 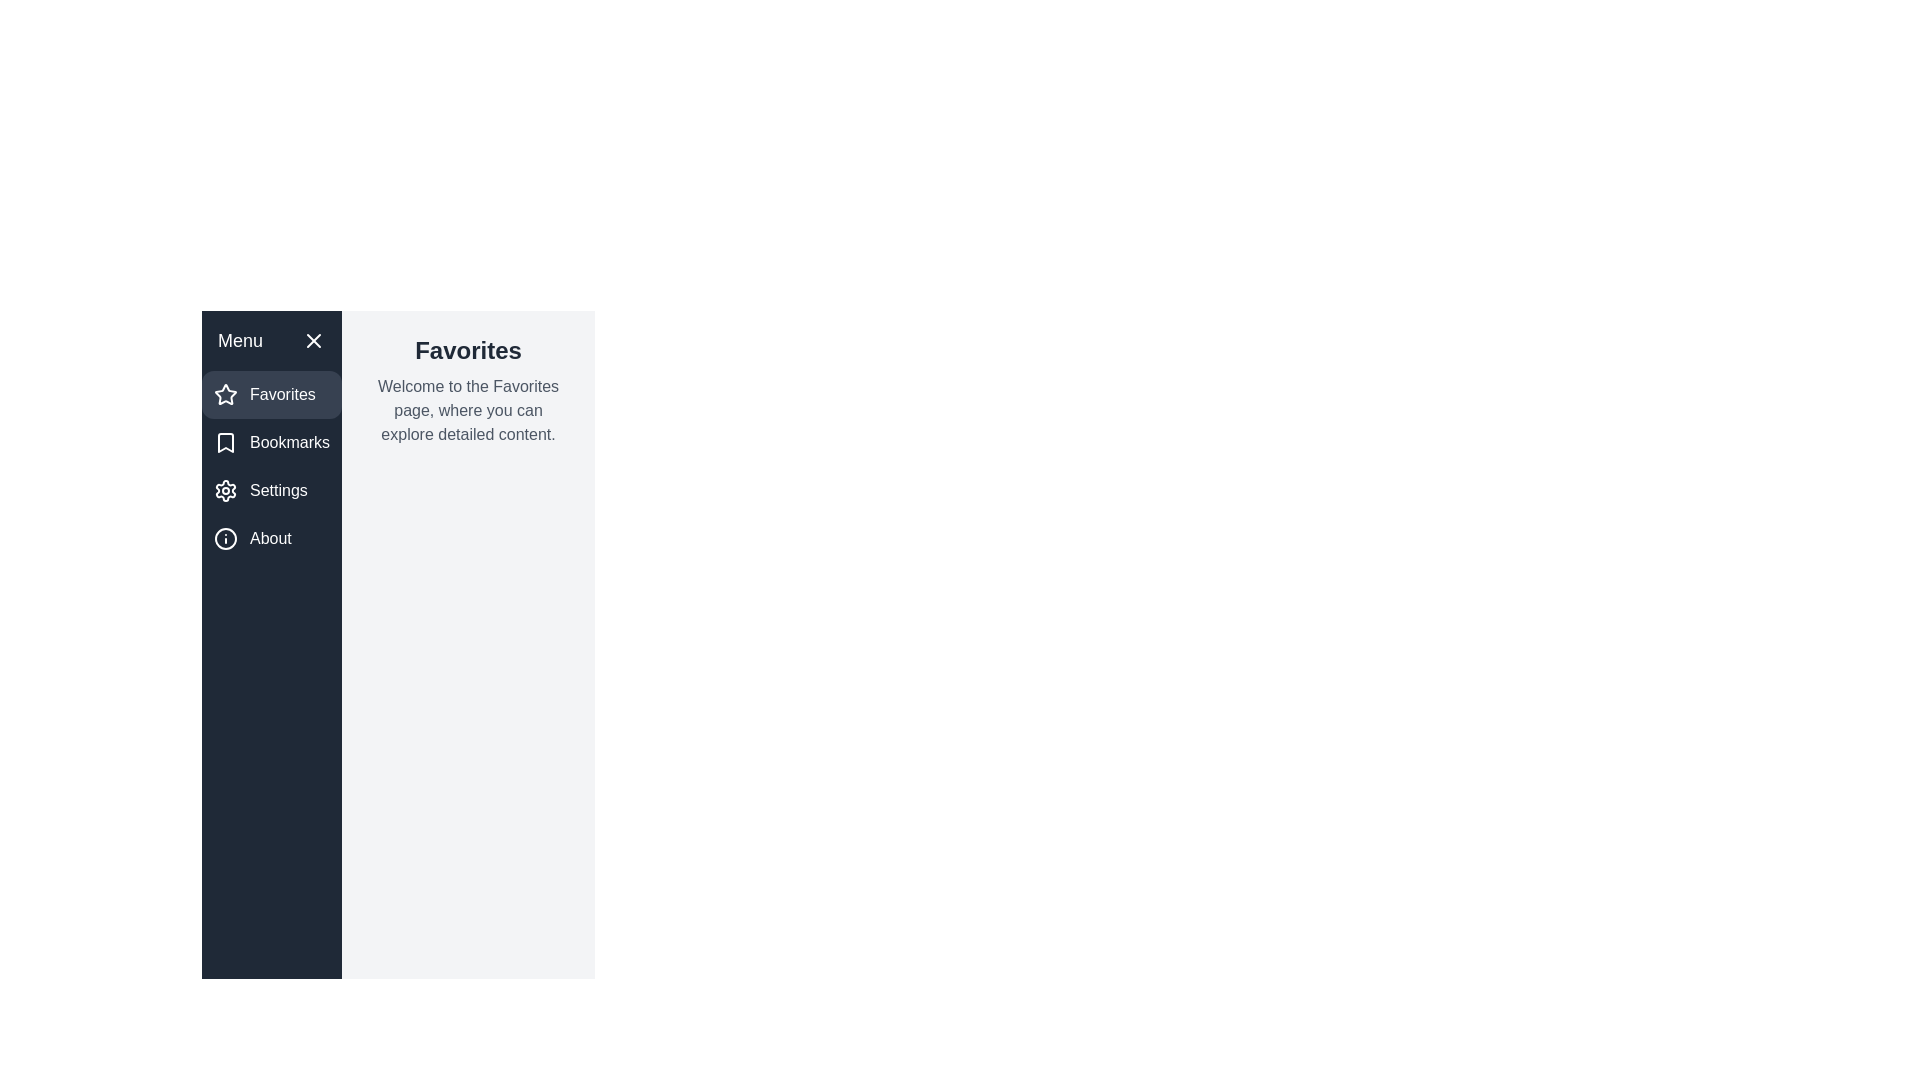 What do you see at coordinates (467, 410) in the screenshot?
I see `the text block that displays the message 'Welcome to the Favorites page, where you can explore detailed content.', which is located directly below the 'Favorites' header and has a light gray background` at bounding box center [467, 410].